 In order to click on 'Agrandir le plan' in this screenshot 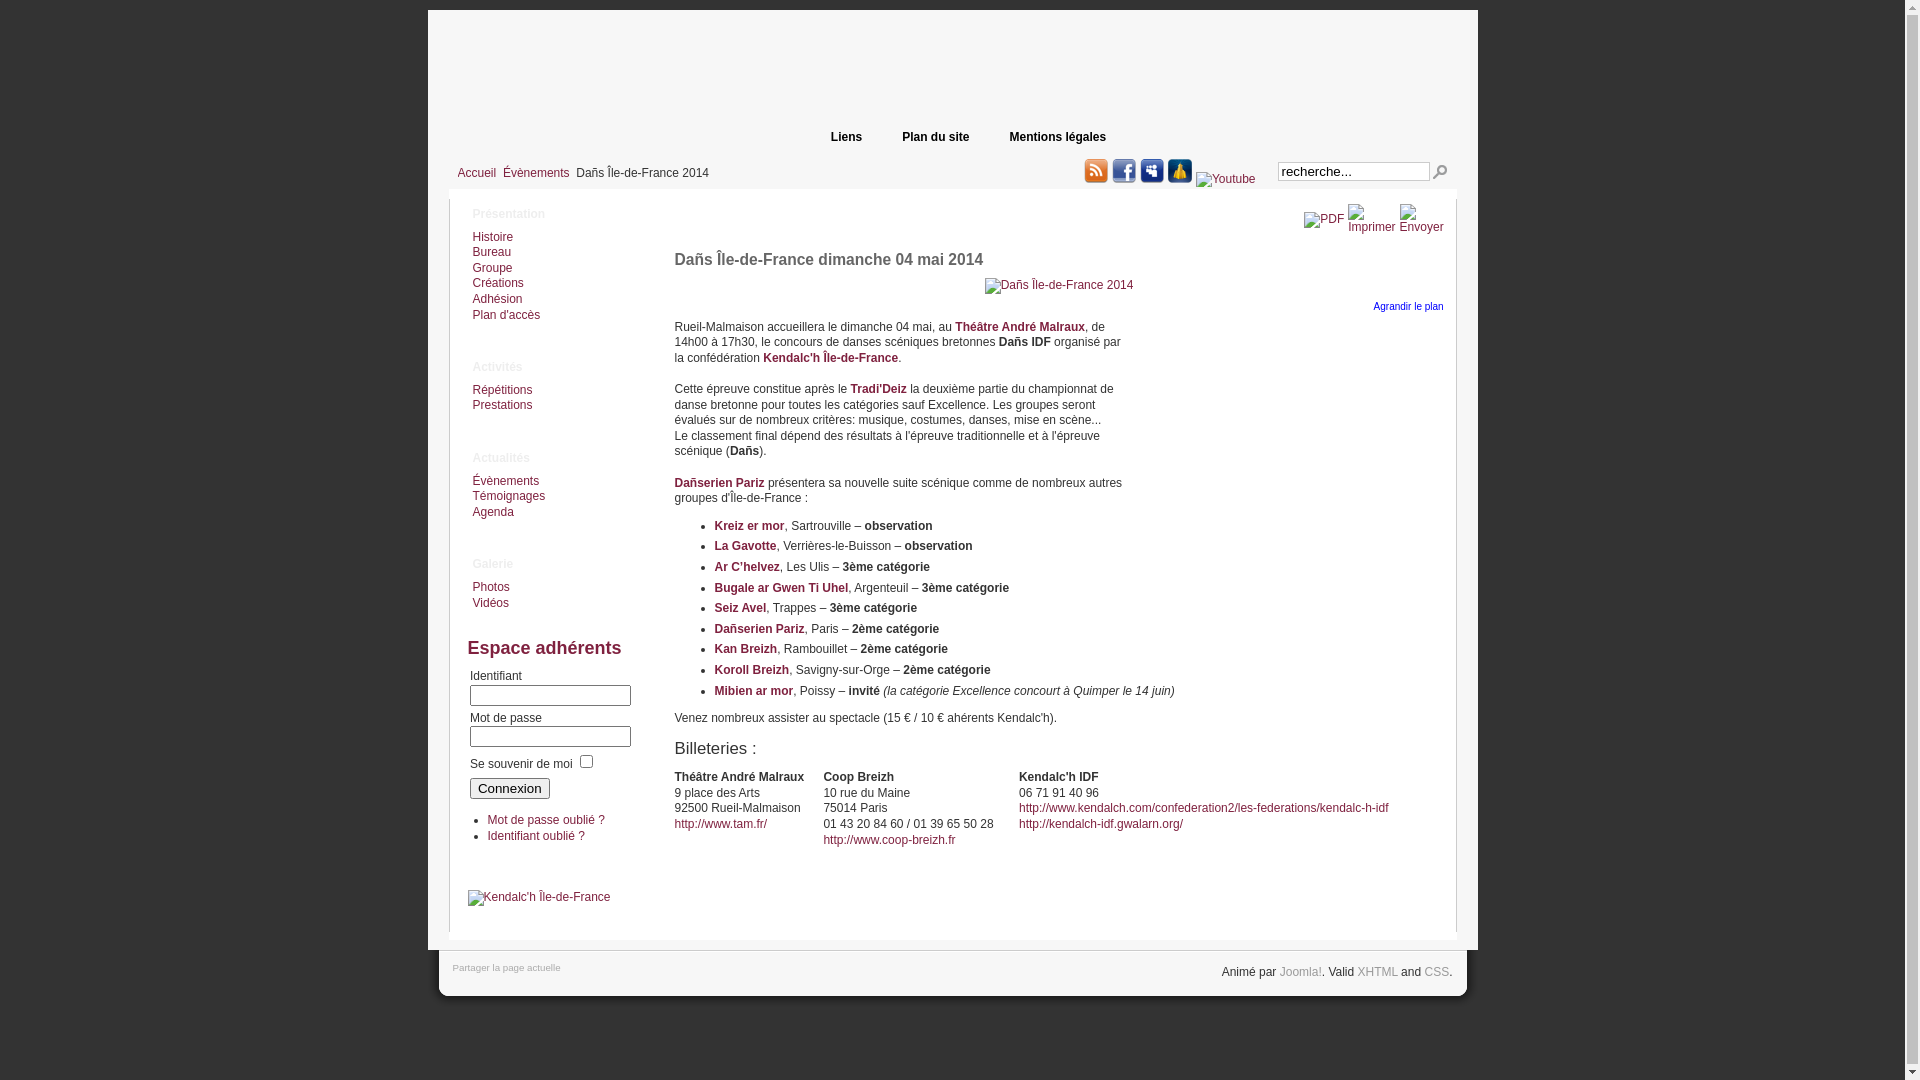, I will do `click(1408, 306)`.